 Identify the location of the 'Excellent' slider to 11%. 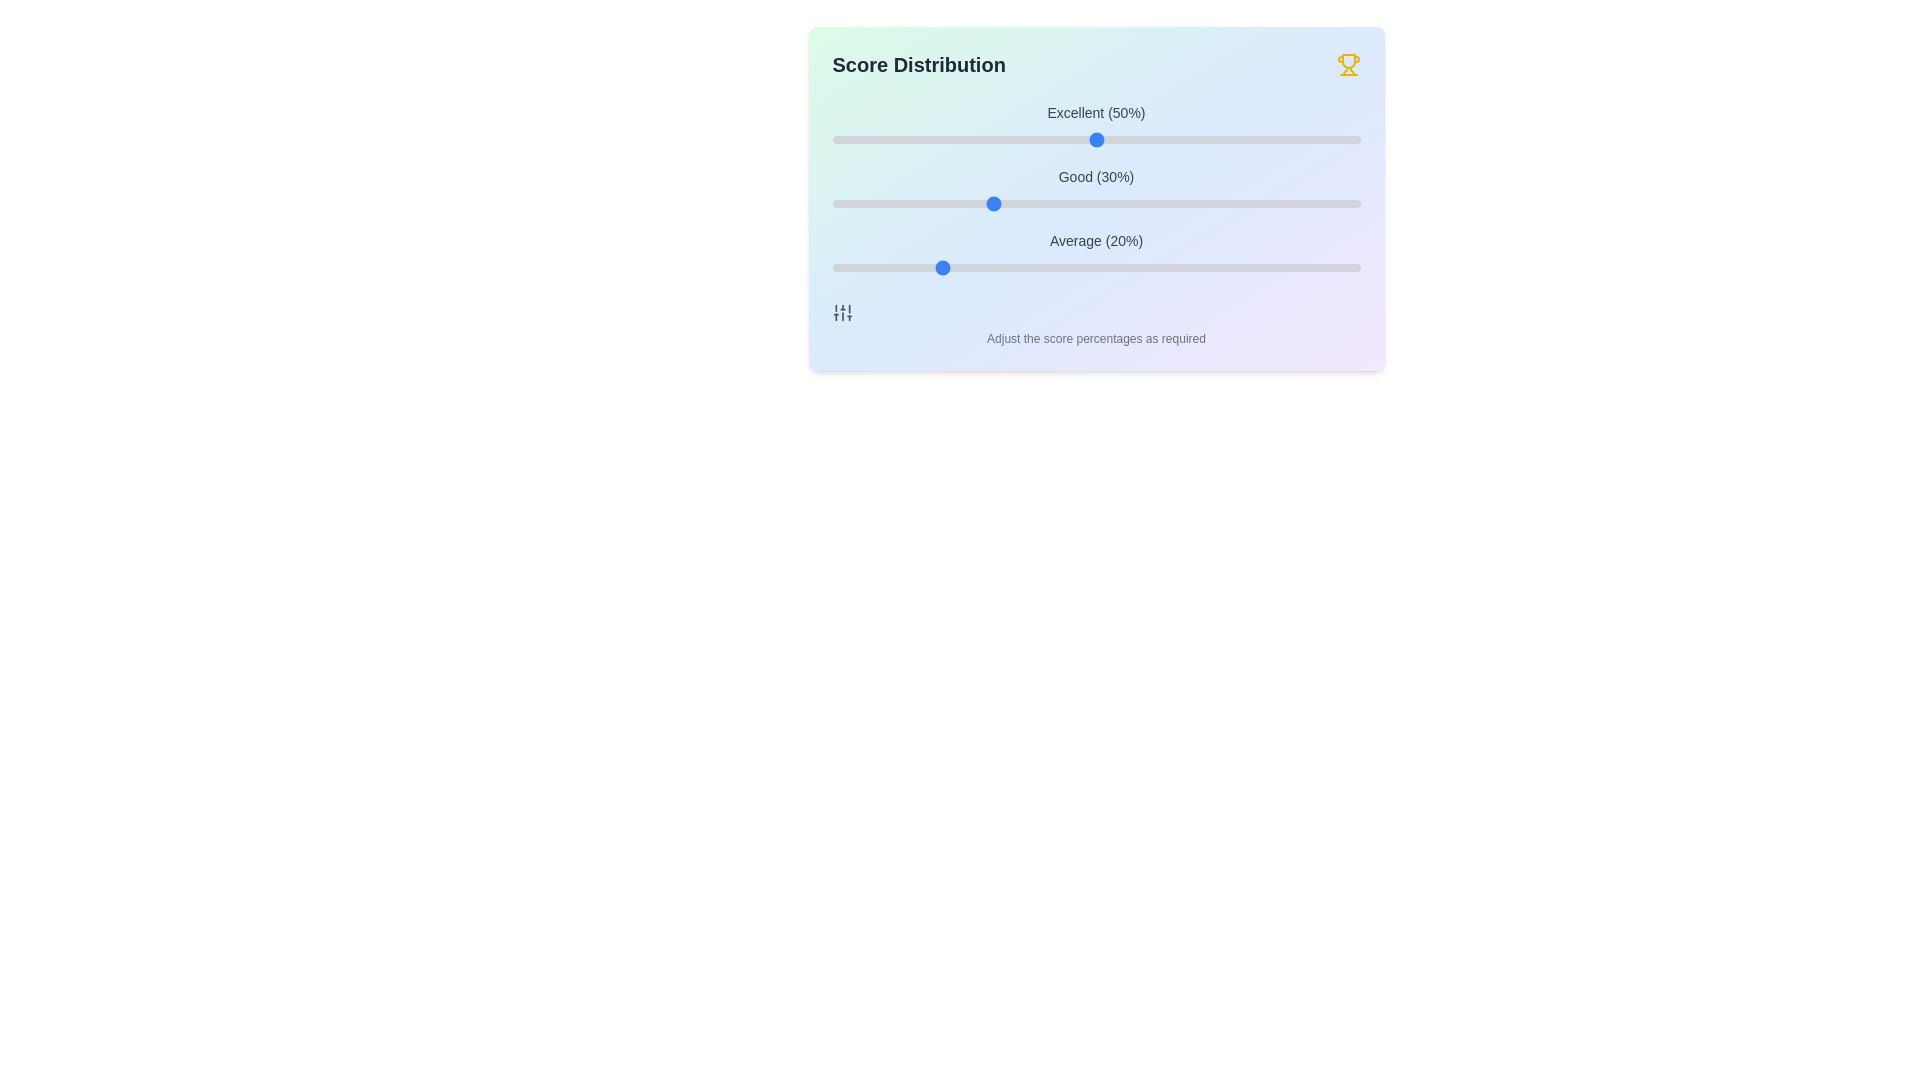
(889, 138).